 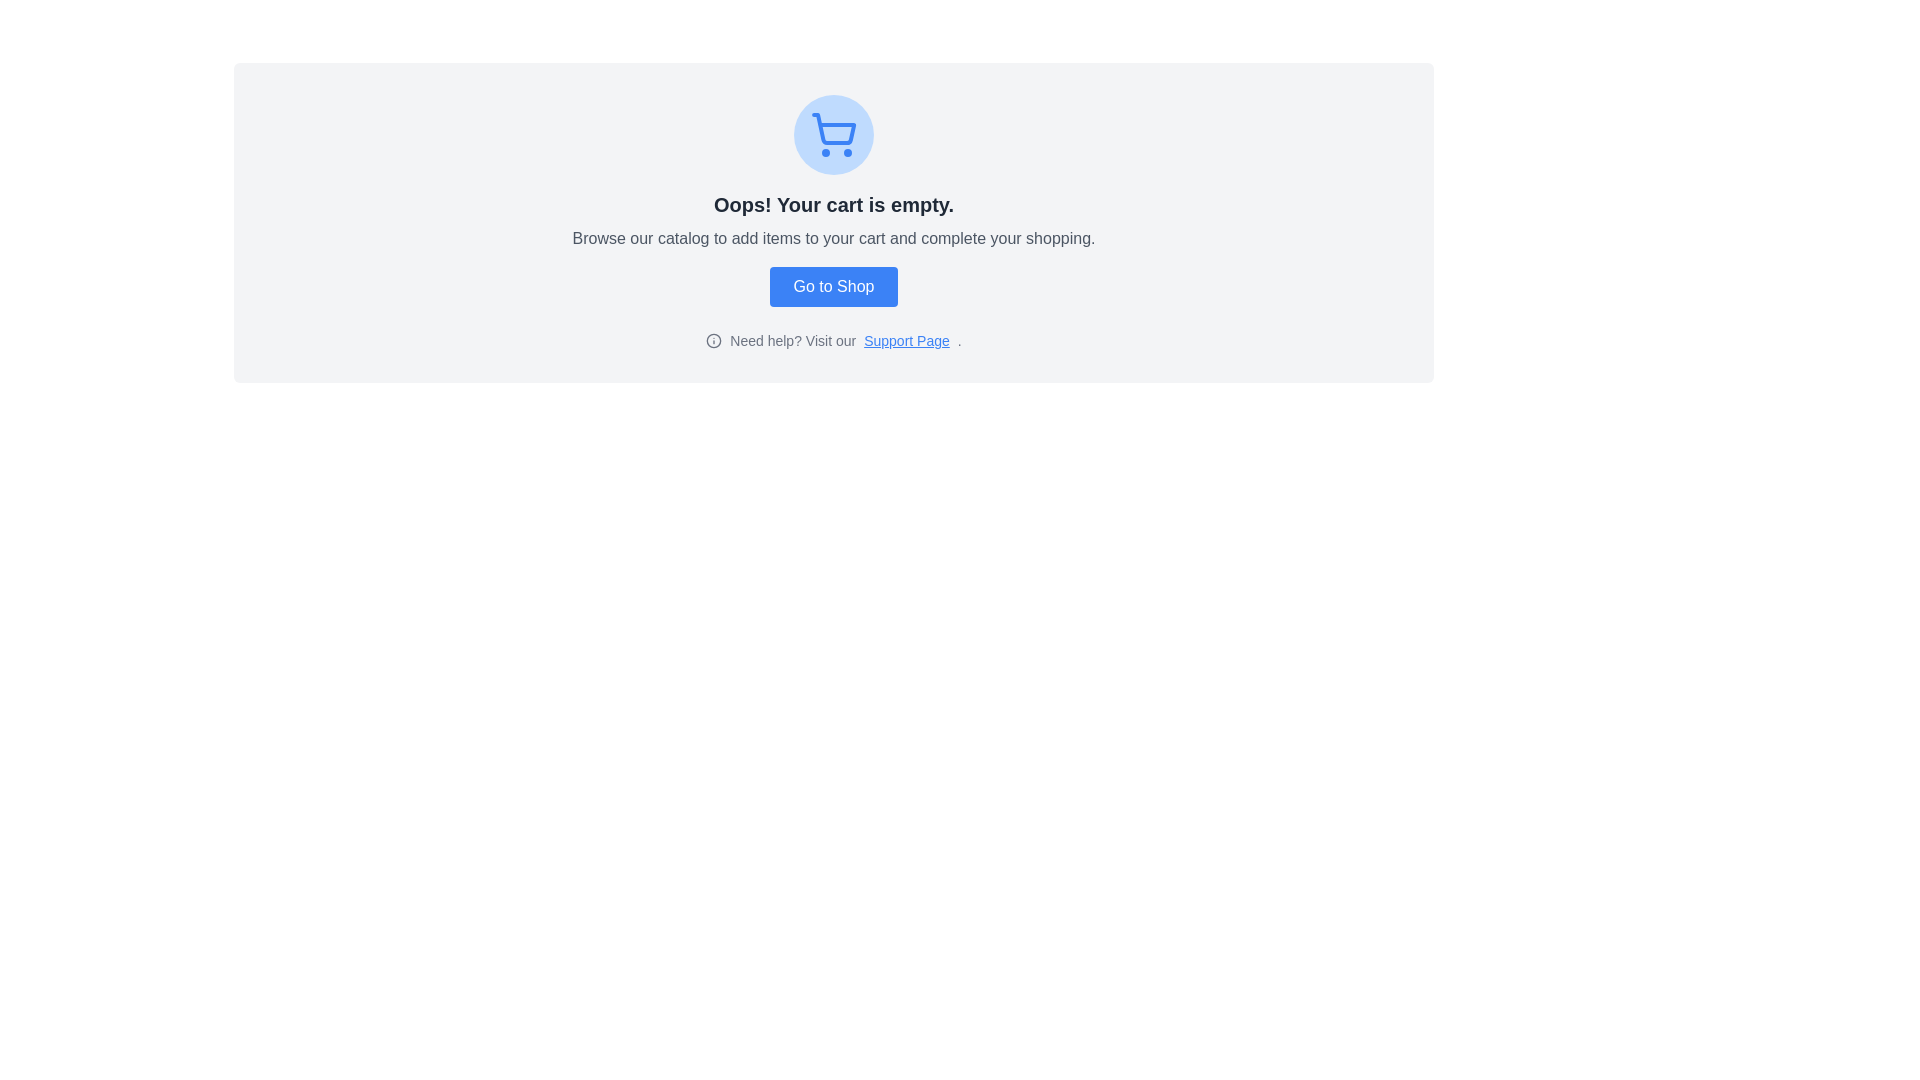 I want to click on the text label that displays the message 'Browse our catalog to add items to your cart and complete your shopping.' which is positioned below the title 'Oops! Your cart is empty.' and above the button 'Go to Shop', so click(x=834, y=238).